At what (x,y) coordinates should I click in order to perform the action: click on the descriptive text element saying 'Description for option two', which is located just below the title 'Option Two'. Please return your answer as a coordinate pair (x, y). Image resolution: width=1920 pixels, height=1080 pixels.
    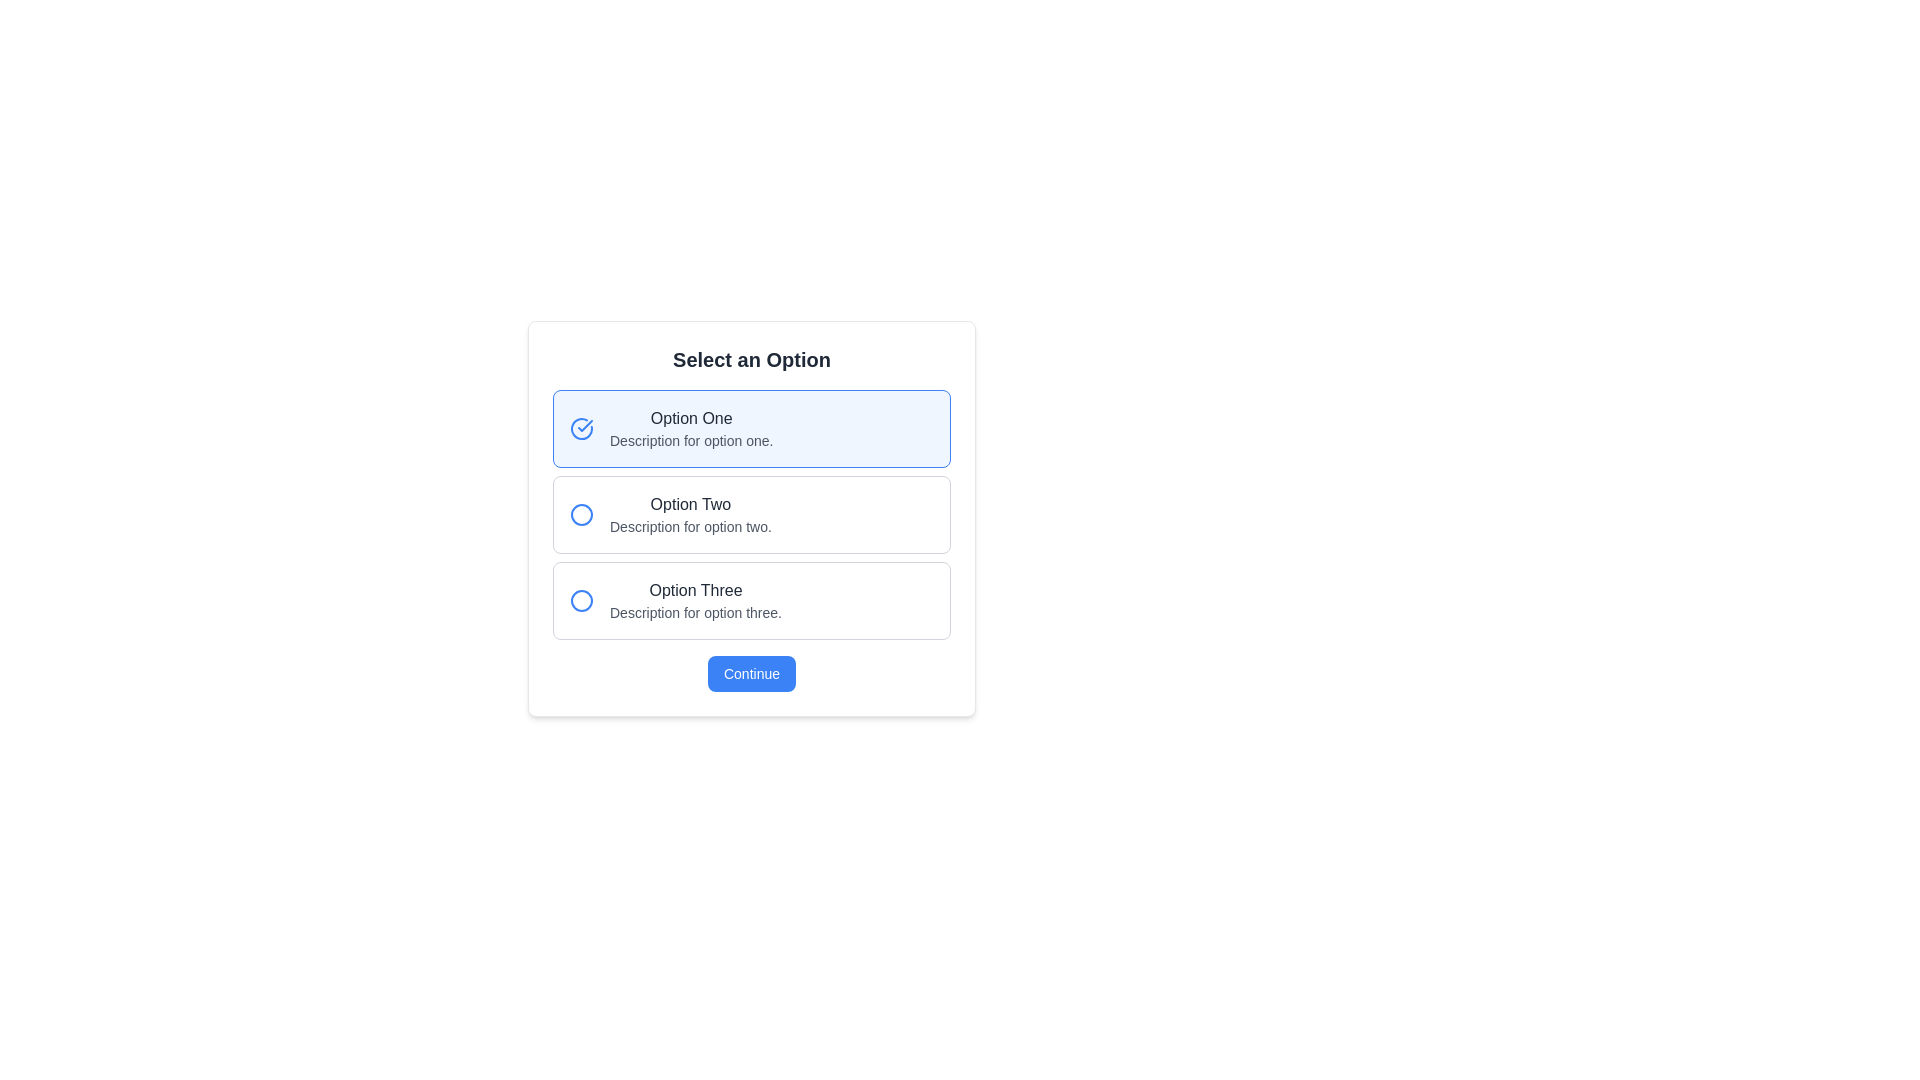
    Looking at the image, I should click on (691, 526).